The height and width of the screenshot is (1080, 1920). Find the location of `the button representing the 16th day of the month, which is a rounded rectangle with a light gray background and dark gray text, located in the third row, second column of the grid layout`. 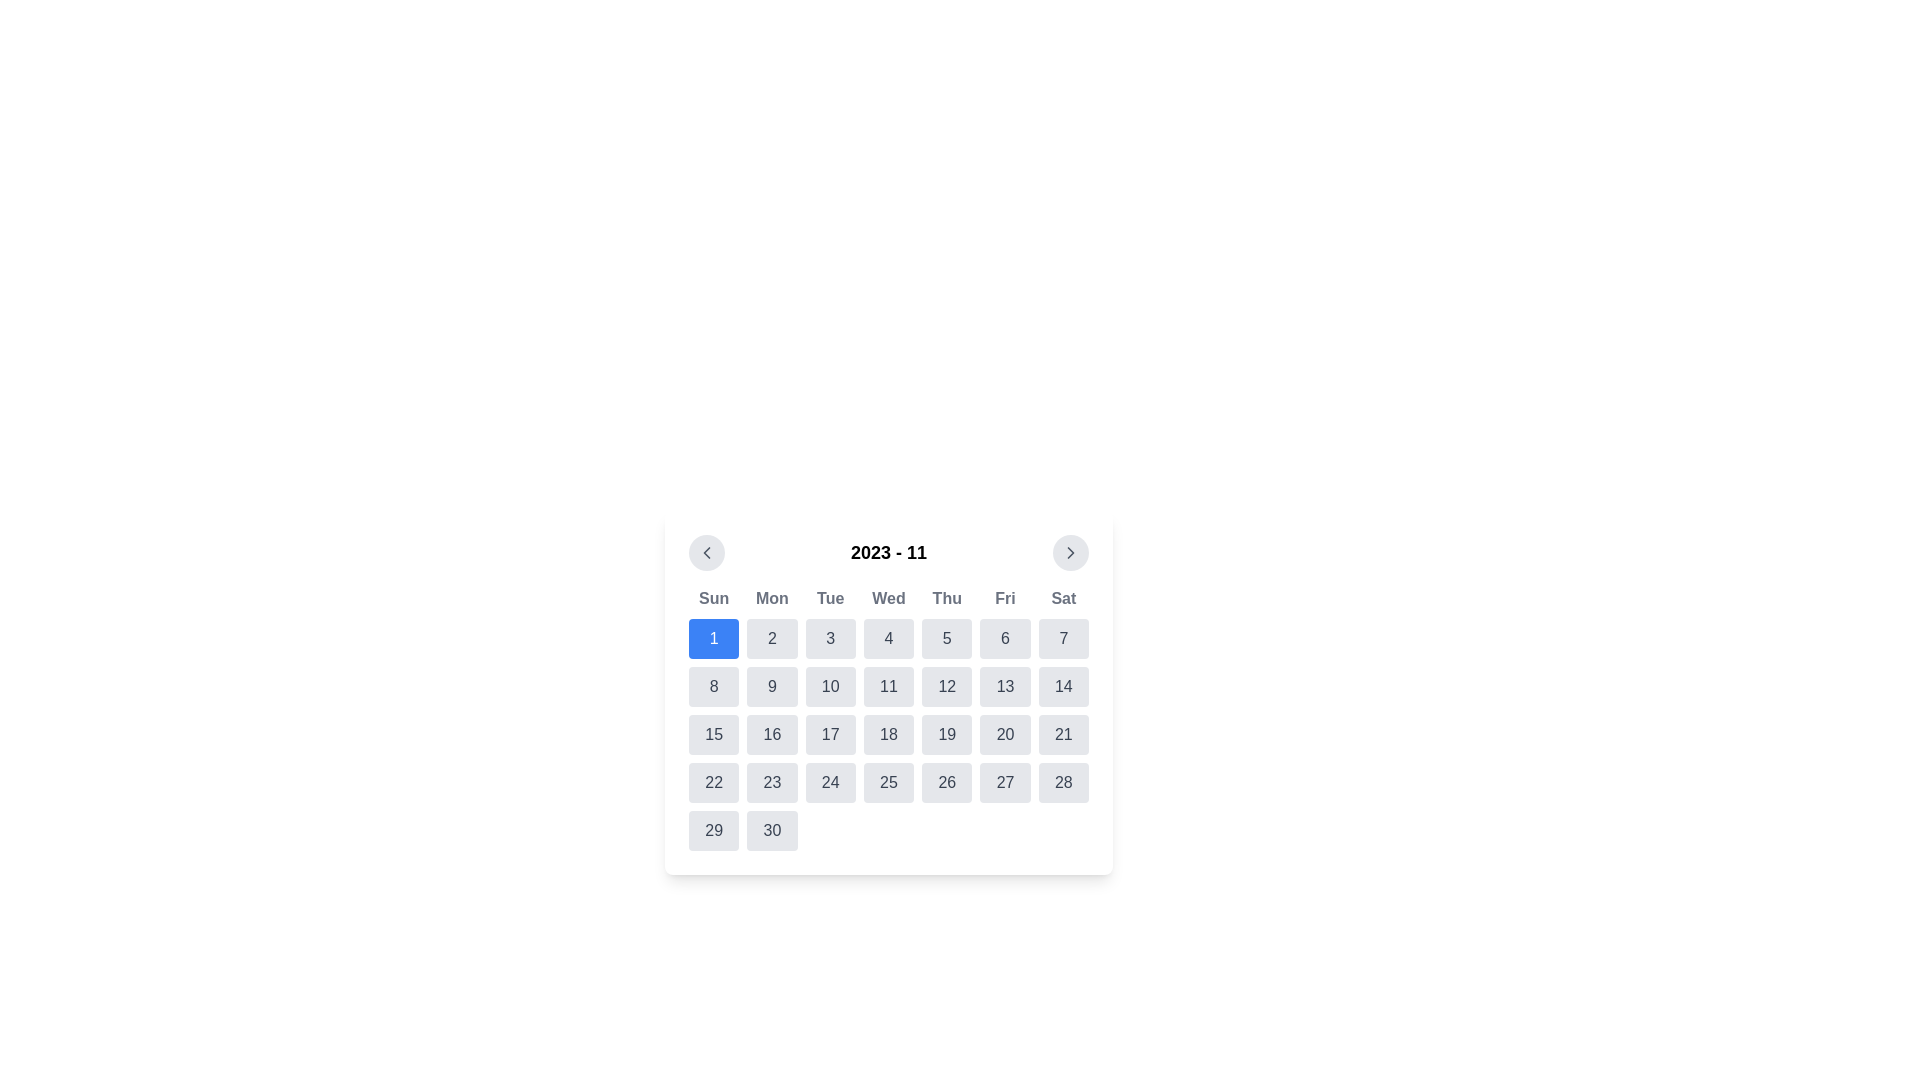

the button representing the 16th day of the month, which is a rounded rectangle with a light gray background and dark gray text, located in the third row, second column of the grid layout is located at coordinates (771, 735).